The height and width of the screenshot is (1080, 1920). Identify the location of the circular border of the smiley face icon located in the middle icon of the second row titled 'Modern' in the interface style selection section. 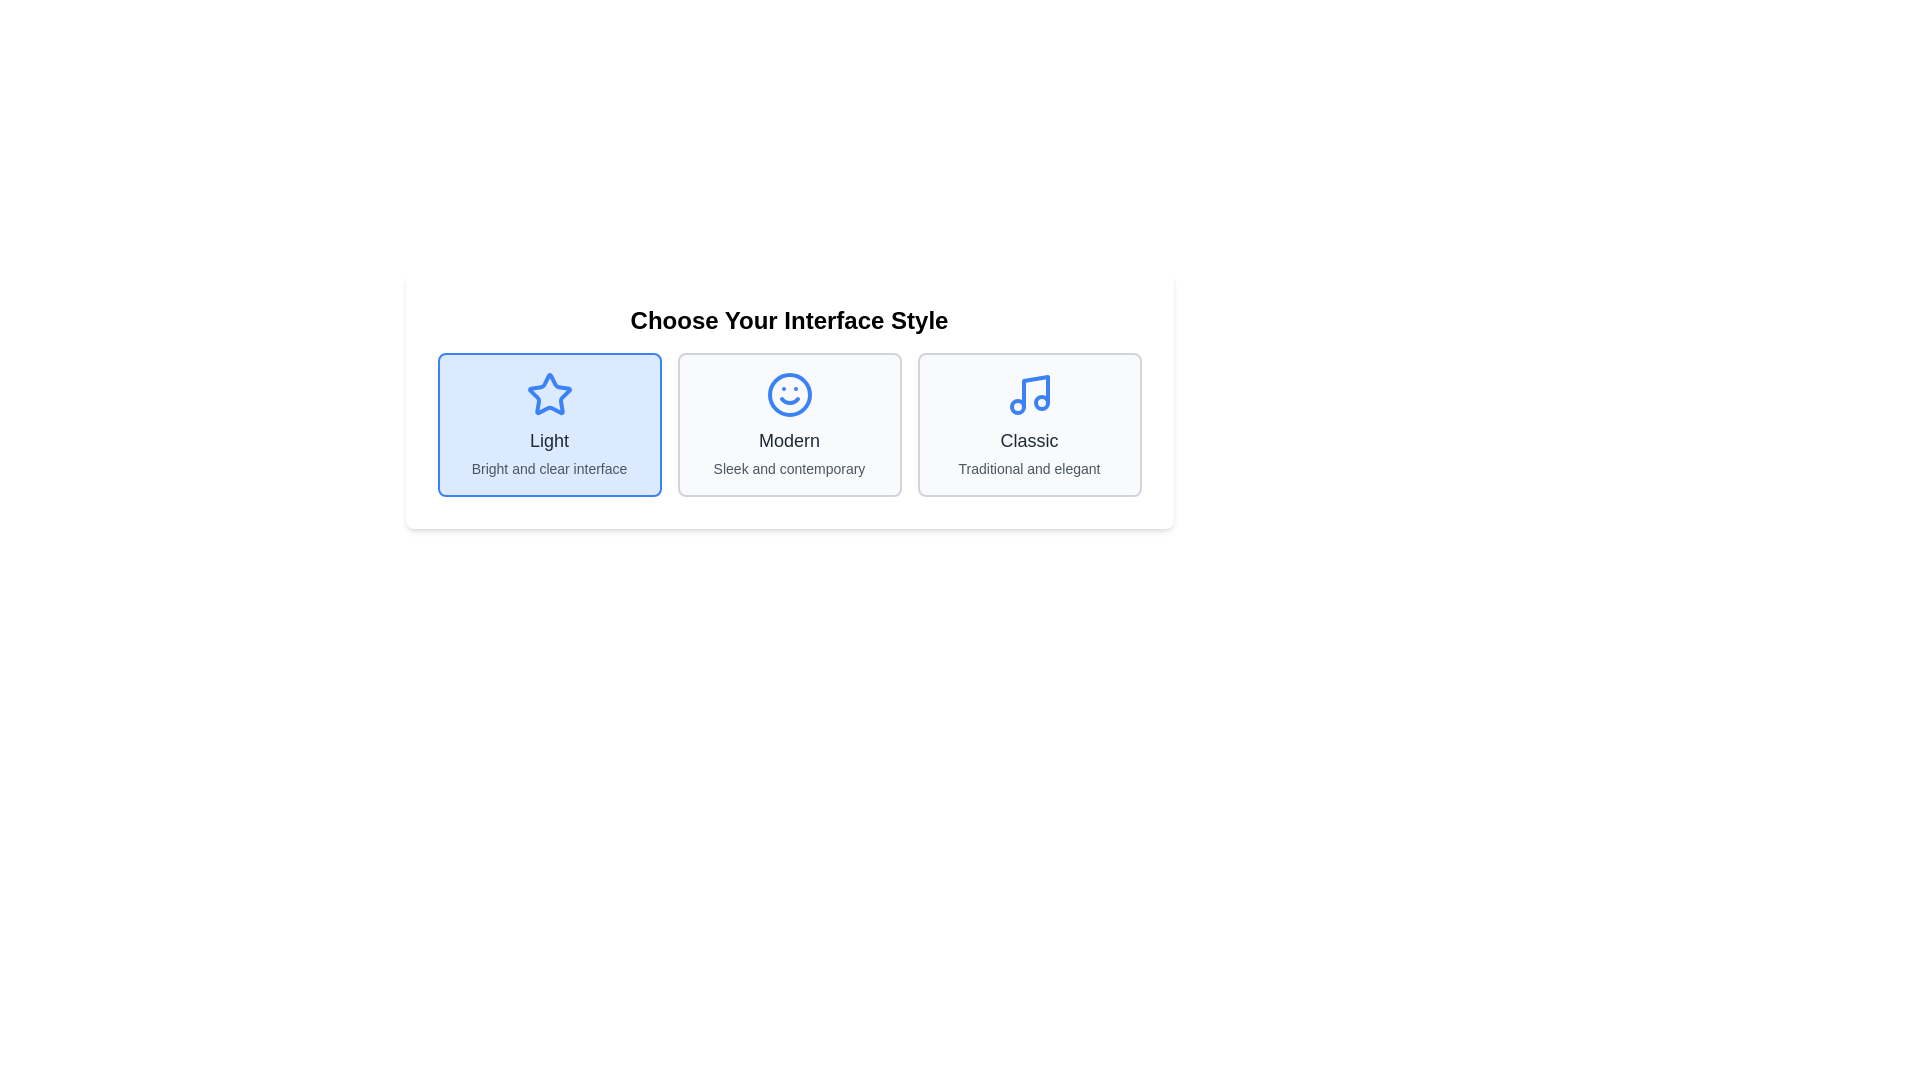
(788, 394).